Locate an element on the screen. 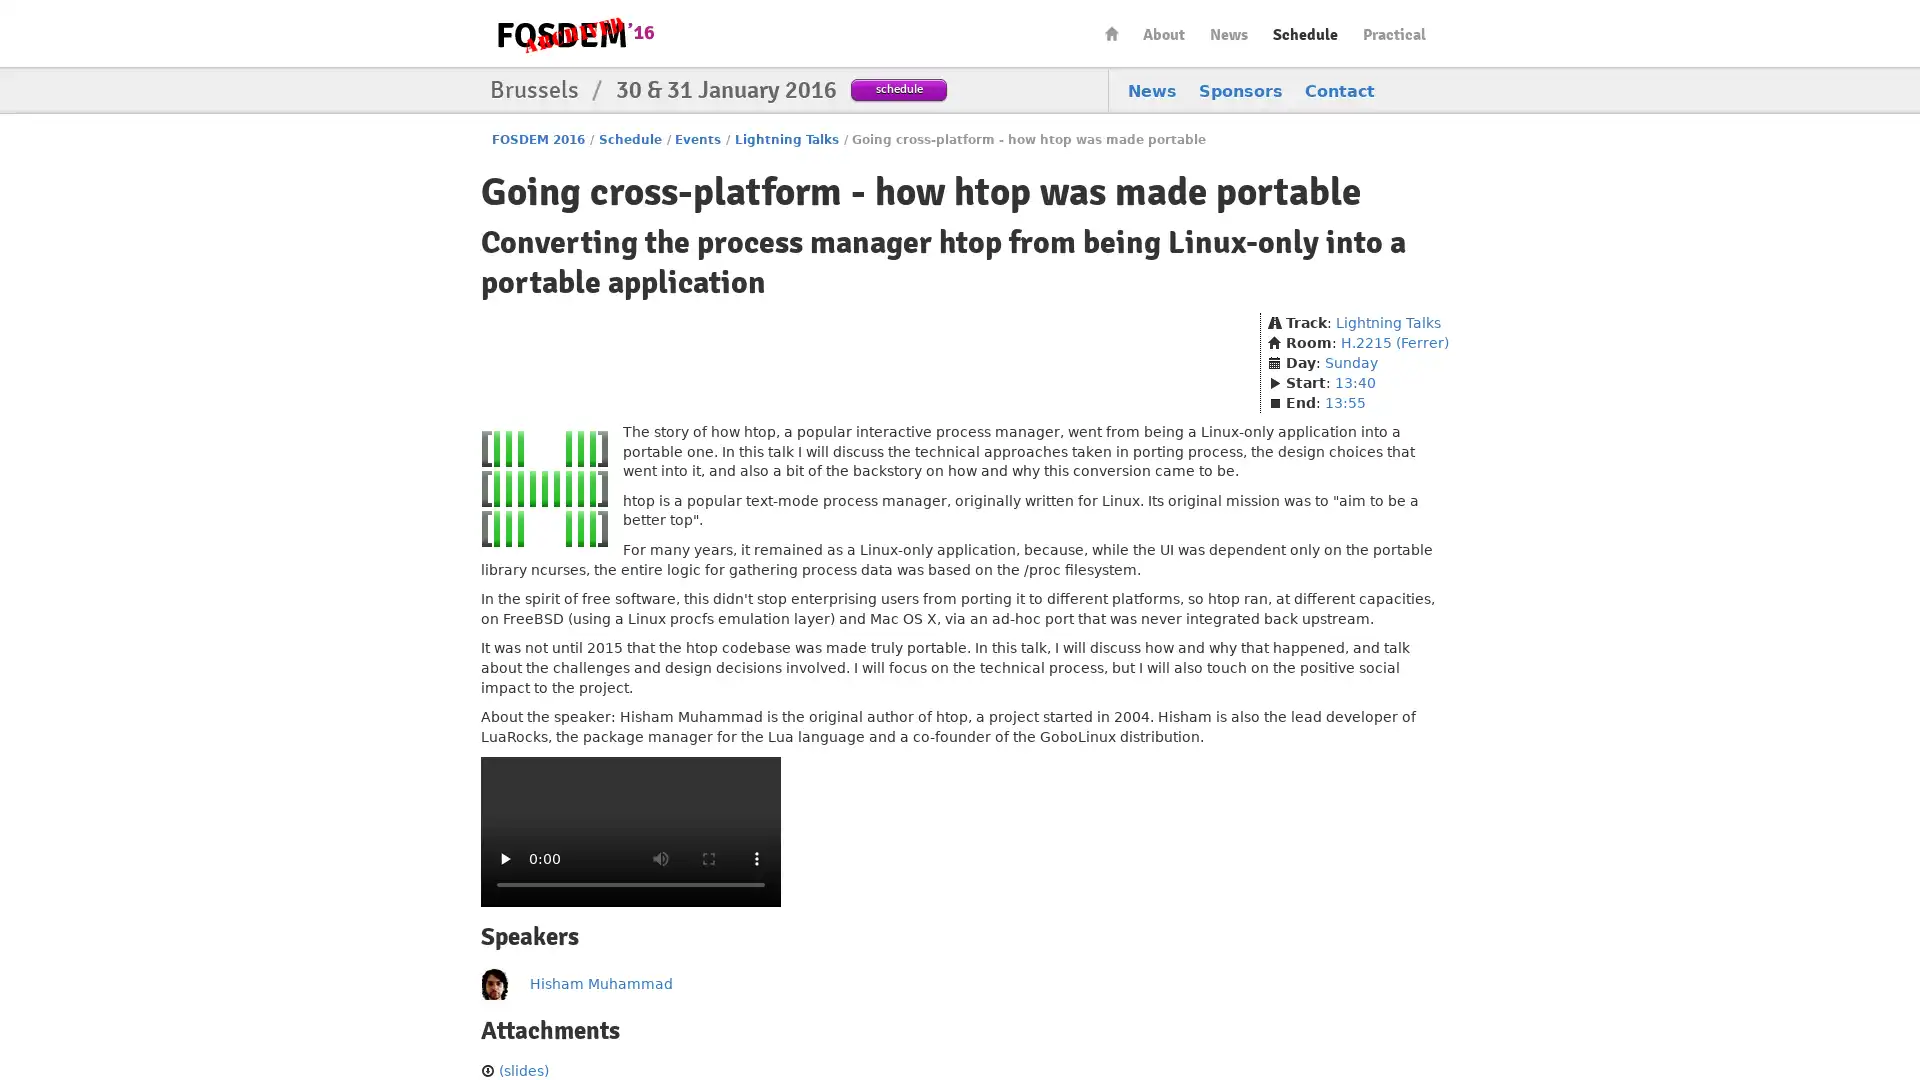 This screenshot has height=1080, width=1920. mute is located at coordinates (661, 858).